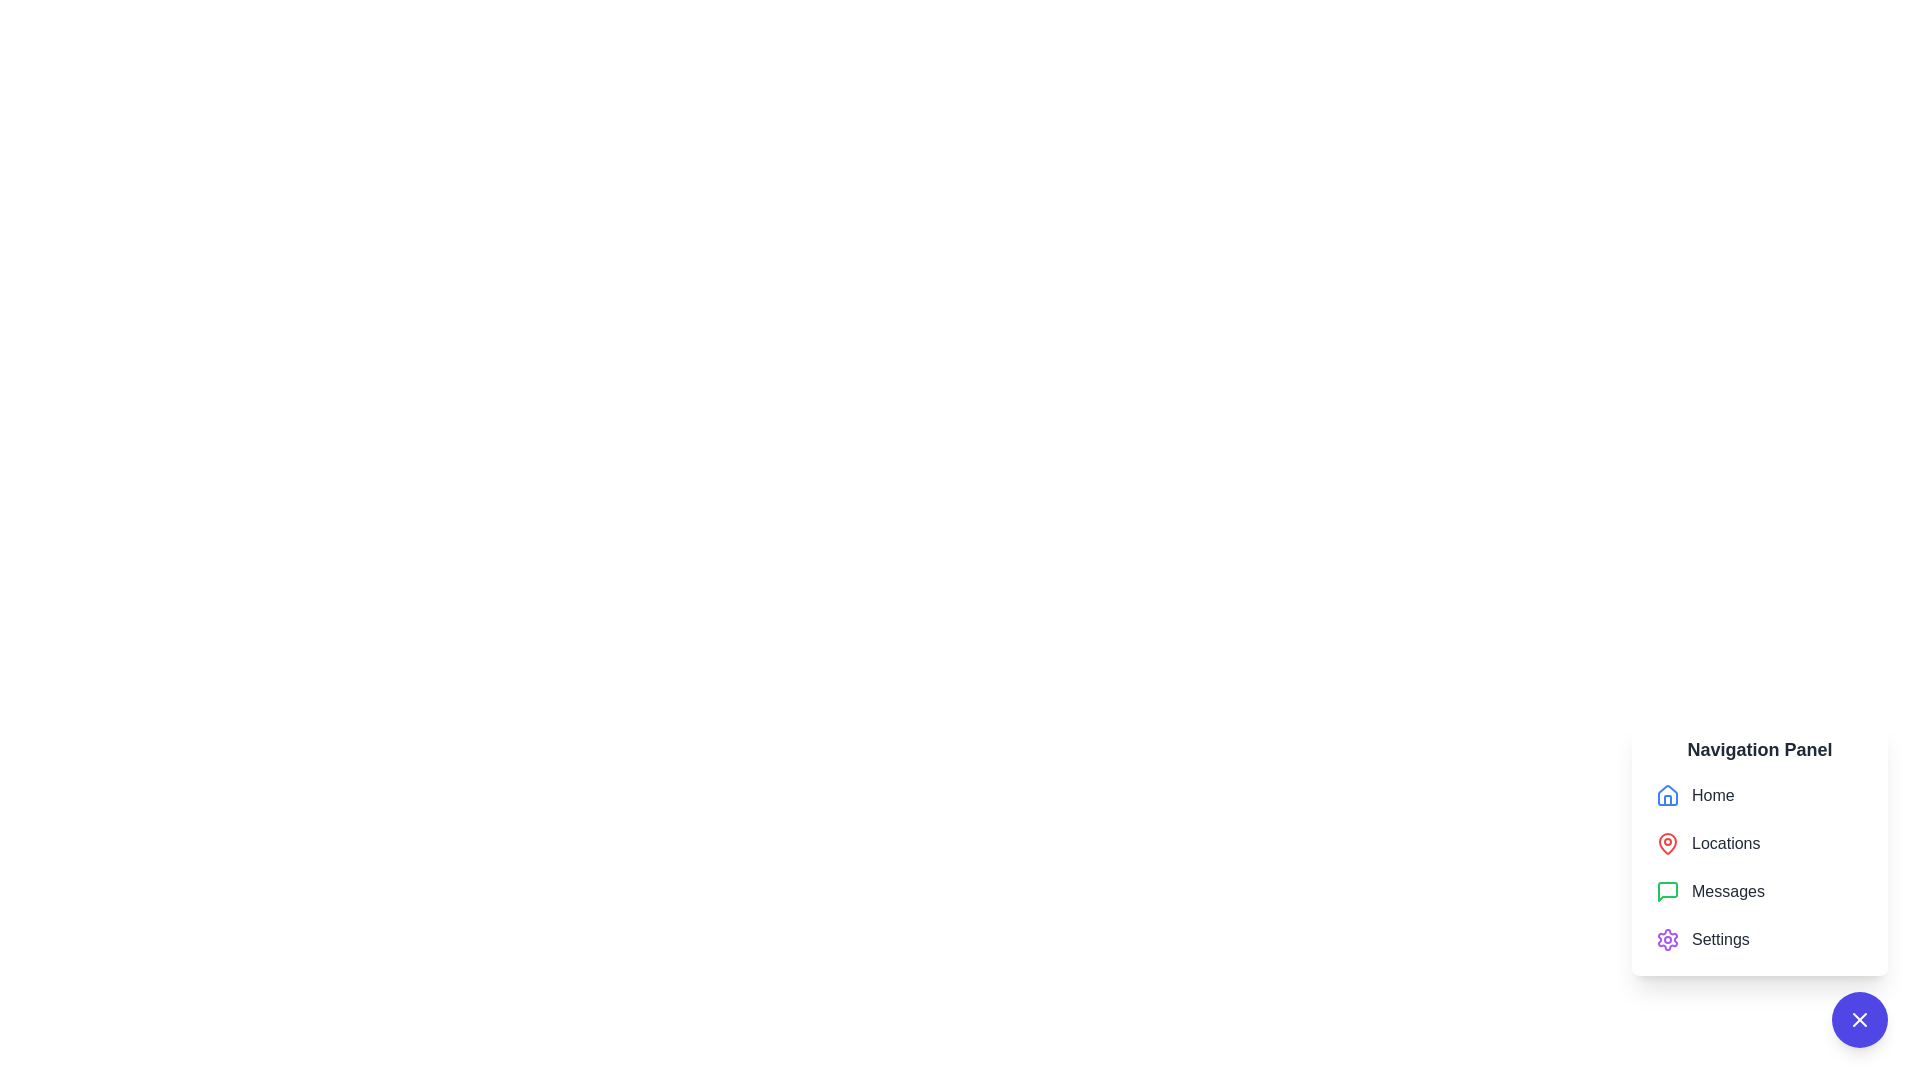 This screenshot has width=1920, height=1080. What do you see at coordinates (1859, 1019) in the screenshot?
I see `the circular button with a deep blue background and a white close (X) icon located in the bottom-right corner of the grouped navigation panel` at bounding box center [1859, 1019].